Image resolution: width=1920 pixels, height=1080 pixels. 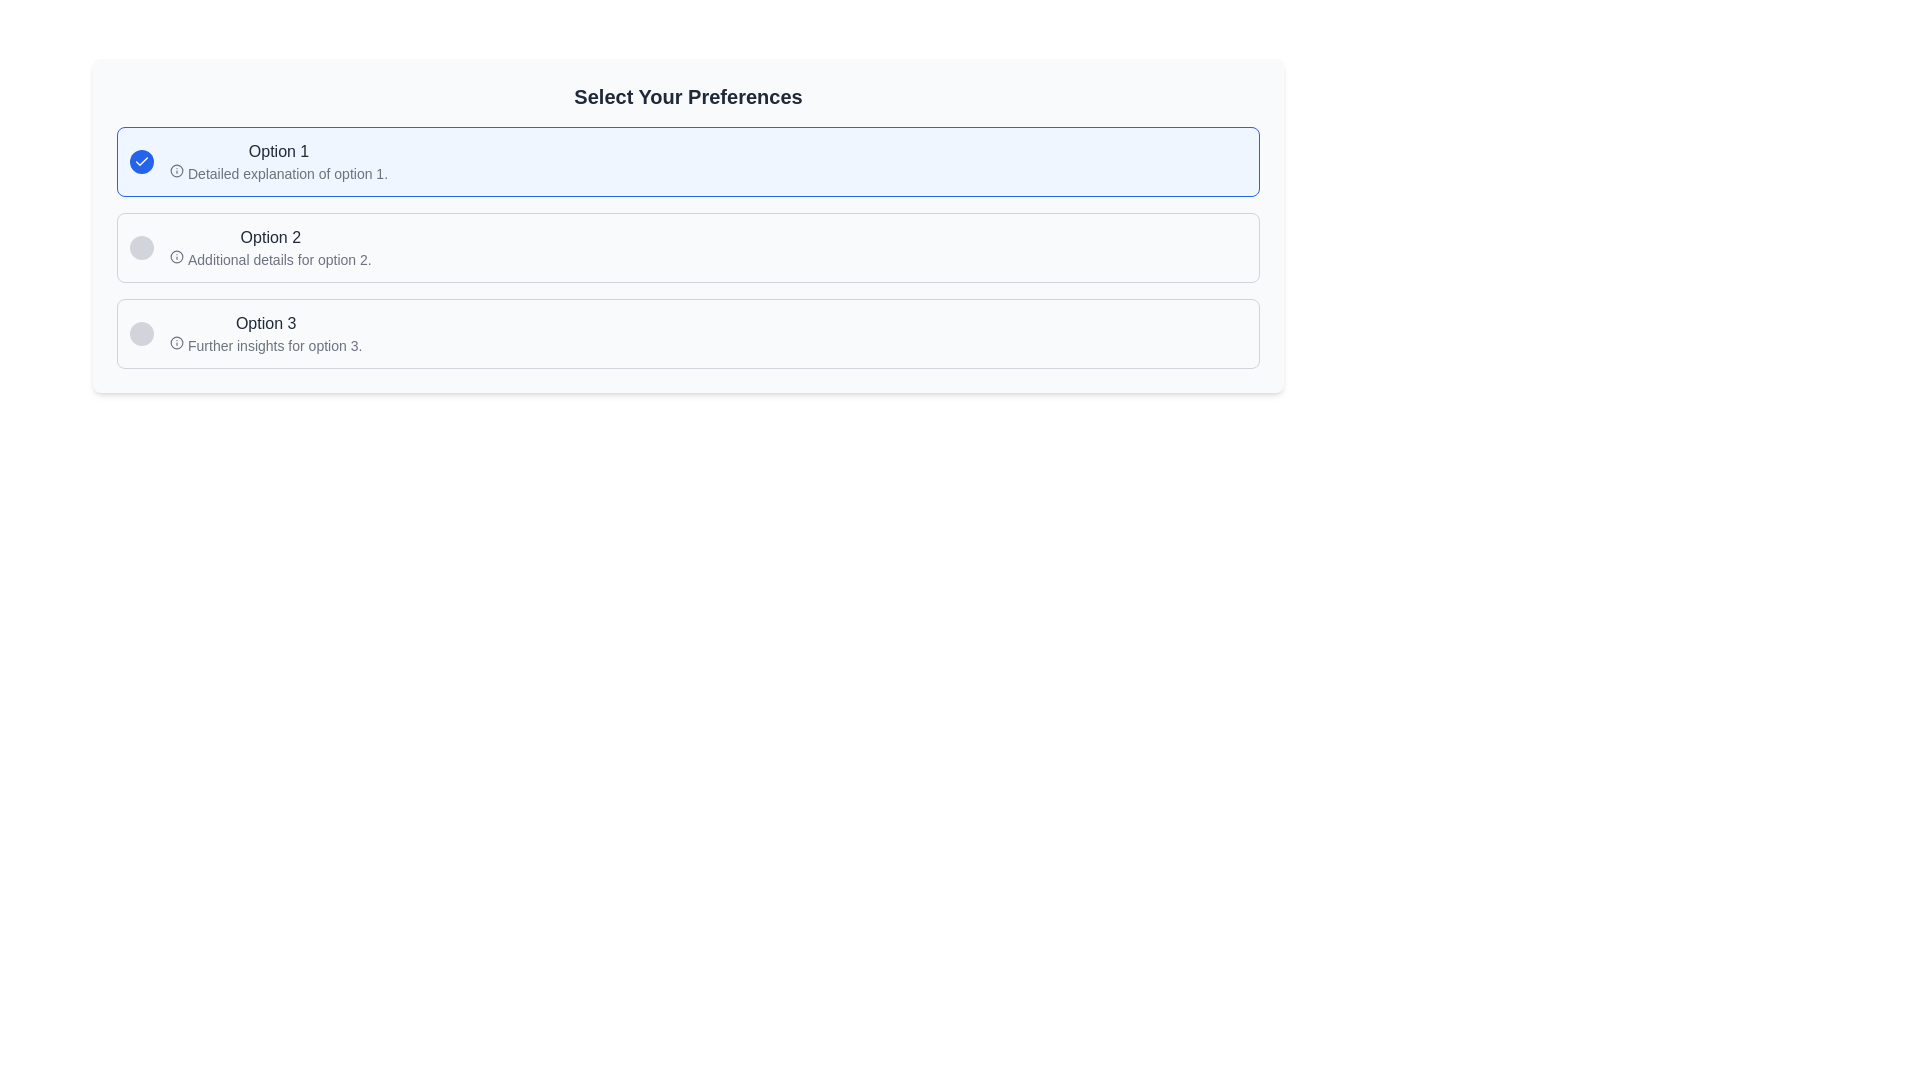 What do you see at coordinates (141, 333) in the screenshot?
I see `the radio button indicating the selection status for 'Option 3', located in the left margin of its row` at bounding box center [141, 333].